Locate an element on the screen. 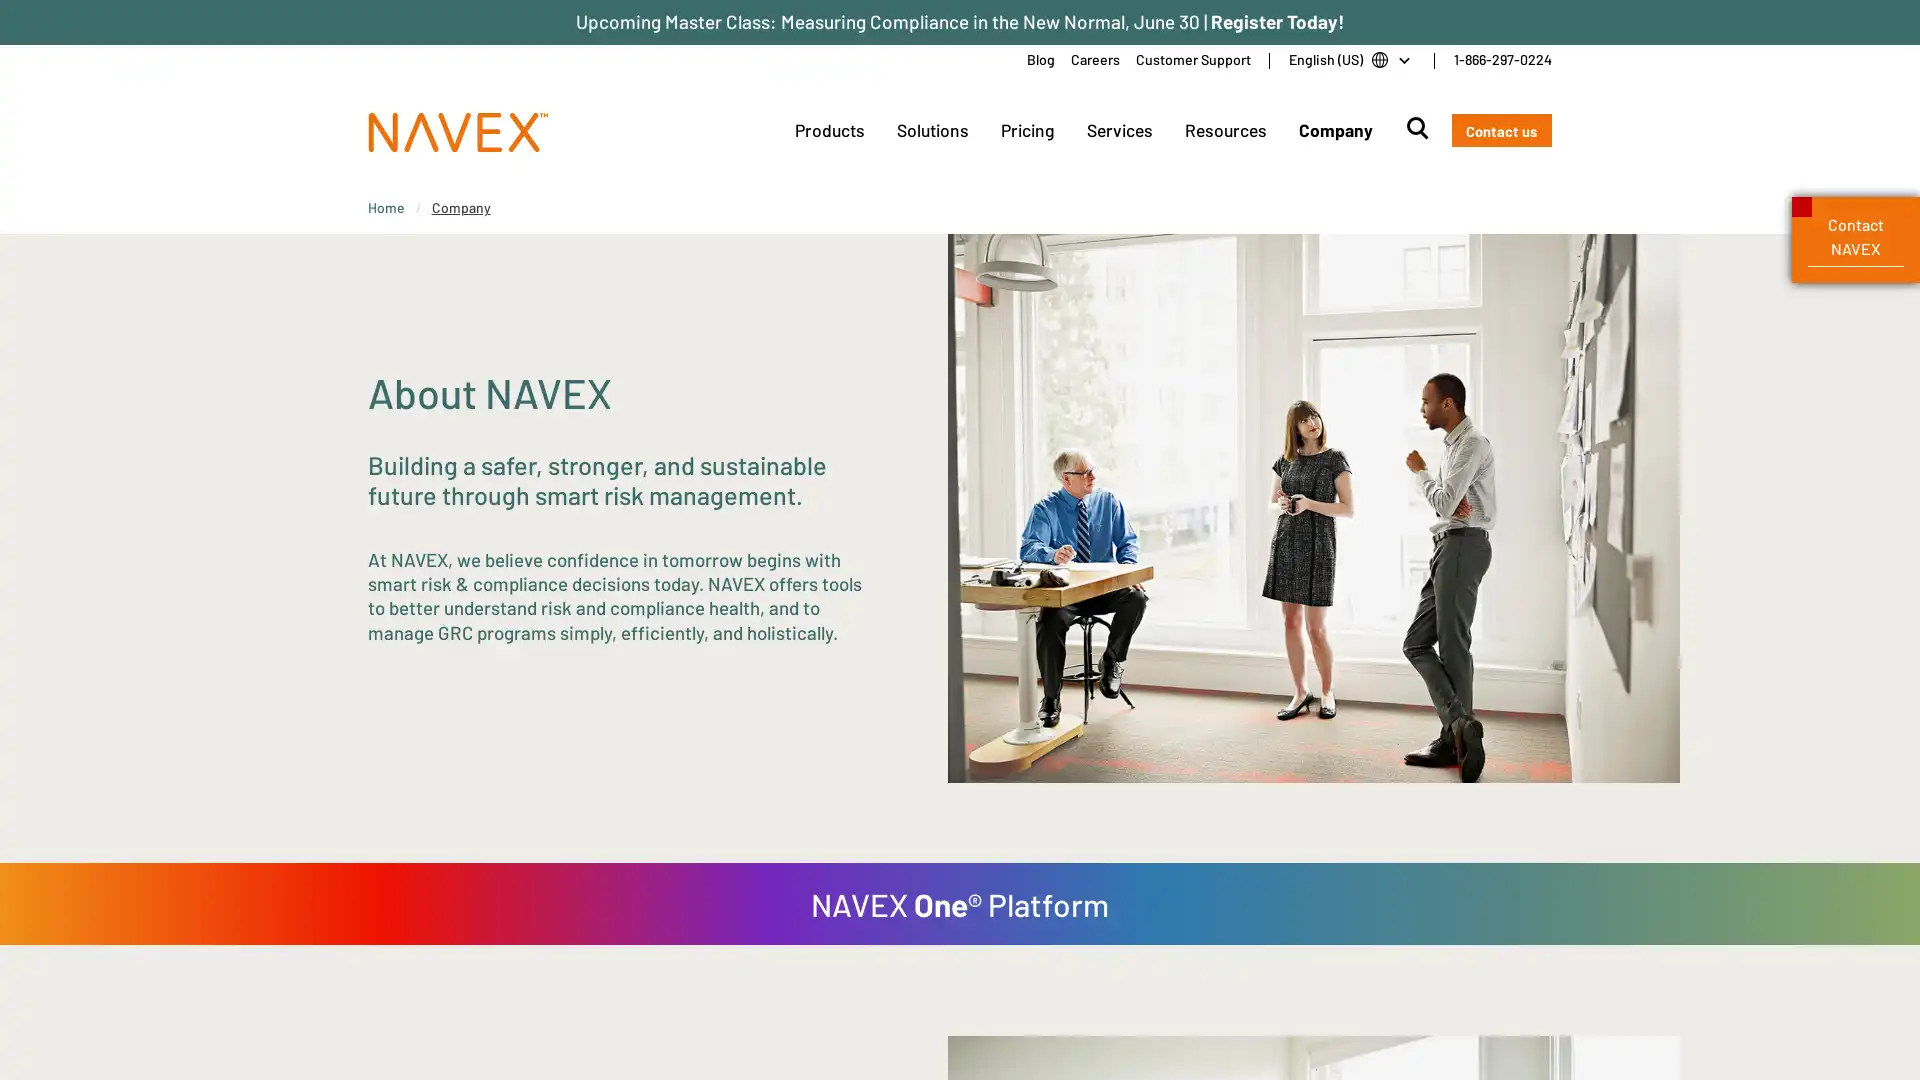 The height and width of the screenshot is (1080, 1920). Resources is located at coordinates (1223, 130).